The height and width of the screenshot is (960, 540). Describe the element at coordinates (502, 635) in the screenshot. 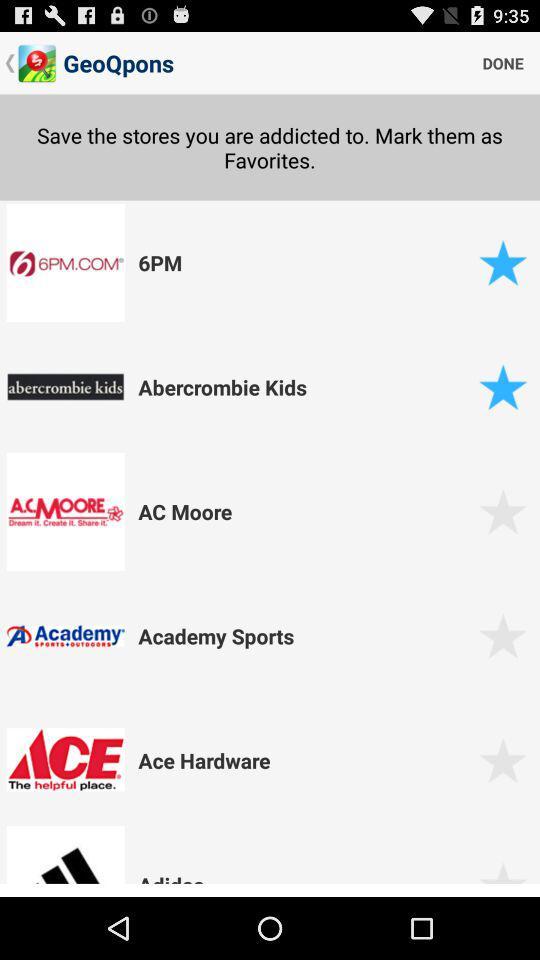

I see `to favourite option` at that location.